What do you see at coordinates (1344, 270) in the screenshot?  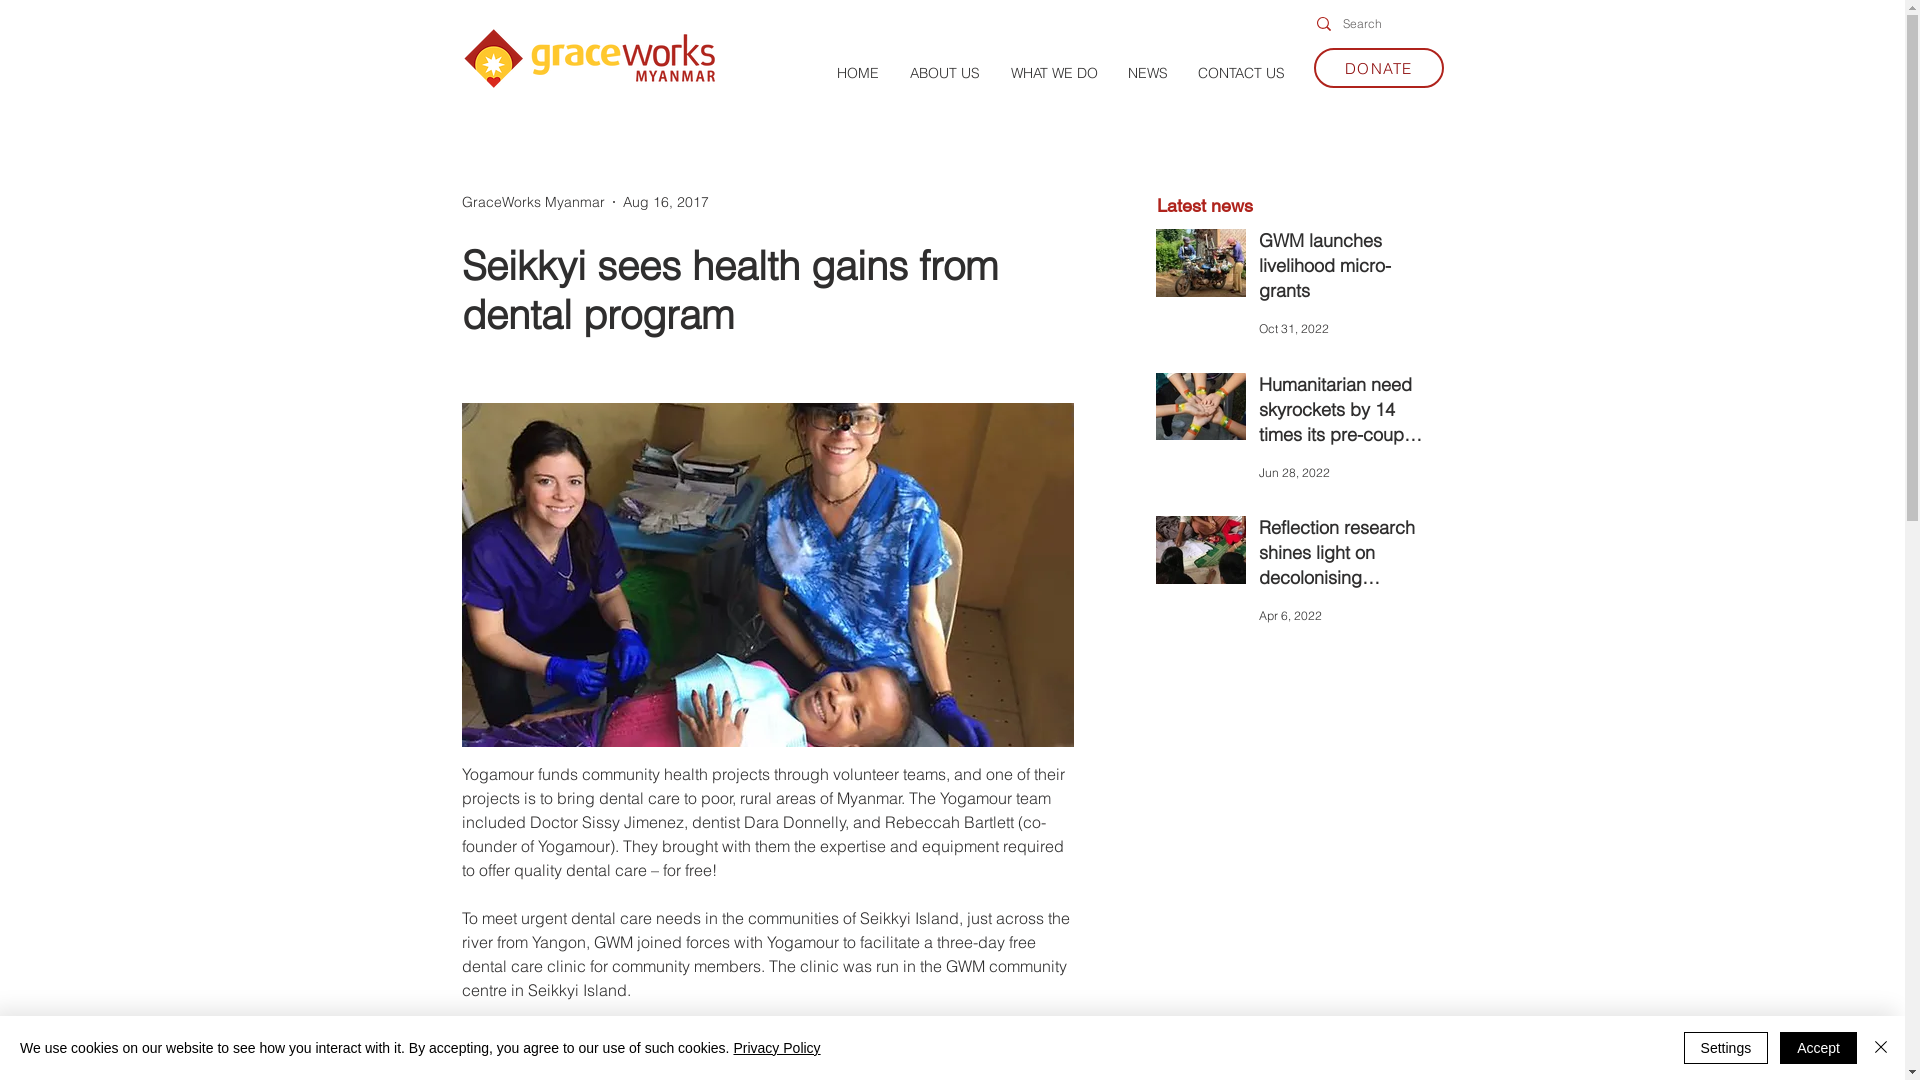 I see `'GWM launches livelihood micro-grants'` at bounding box center [1344, 270].